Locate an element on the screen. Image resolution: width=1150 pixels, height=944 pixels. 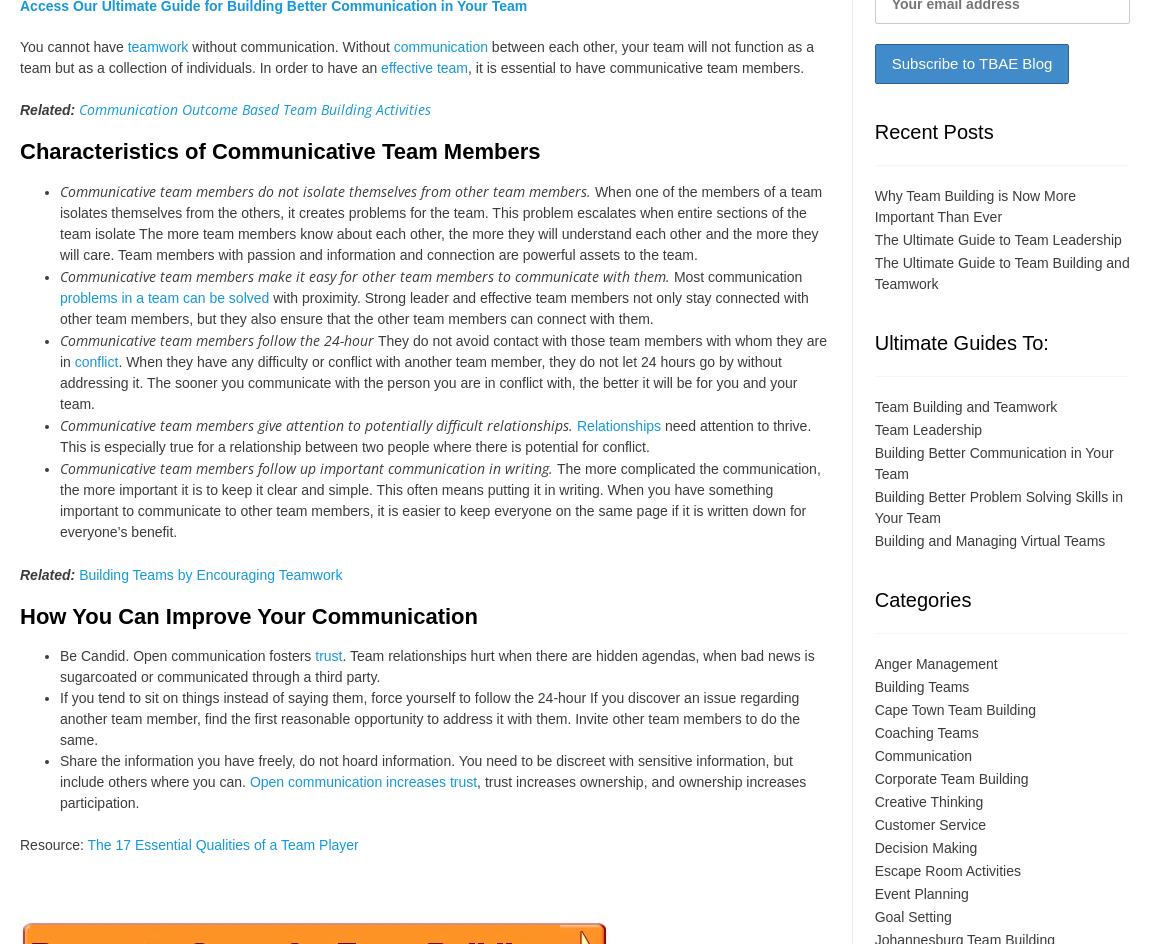
'Decision Making' is located at coordinates (925, 846).